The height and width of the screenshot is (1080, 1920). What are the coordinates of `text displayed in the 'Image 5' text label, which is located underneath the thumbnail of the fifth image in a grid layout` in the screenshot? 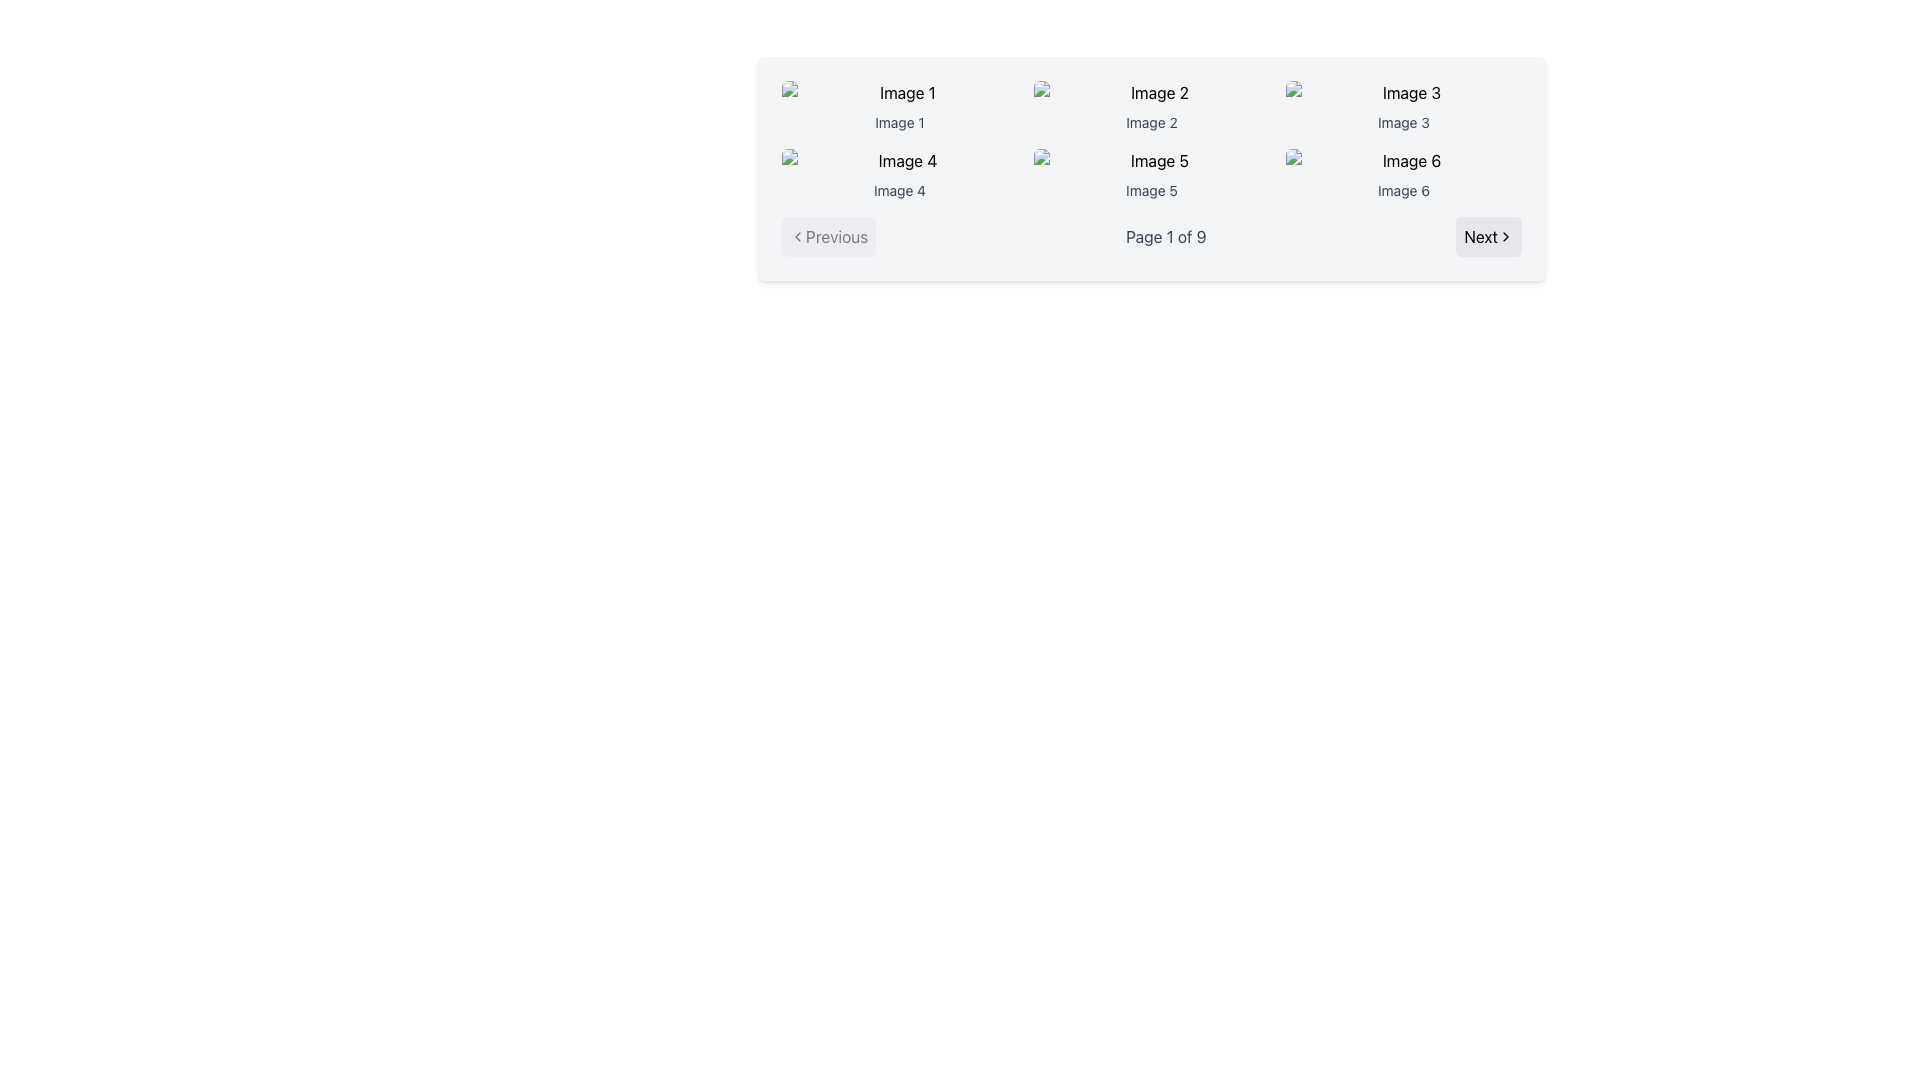 It's located at (1152, 191).